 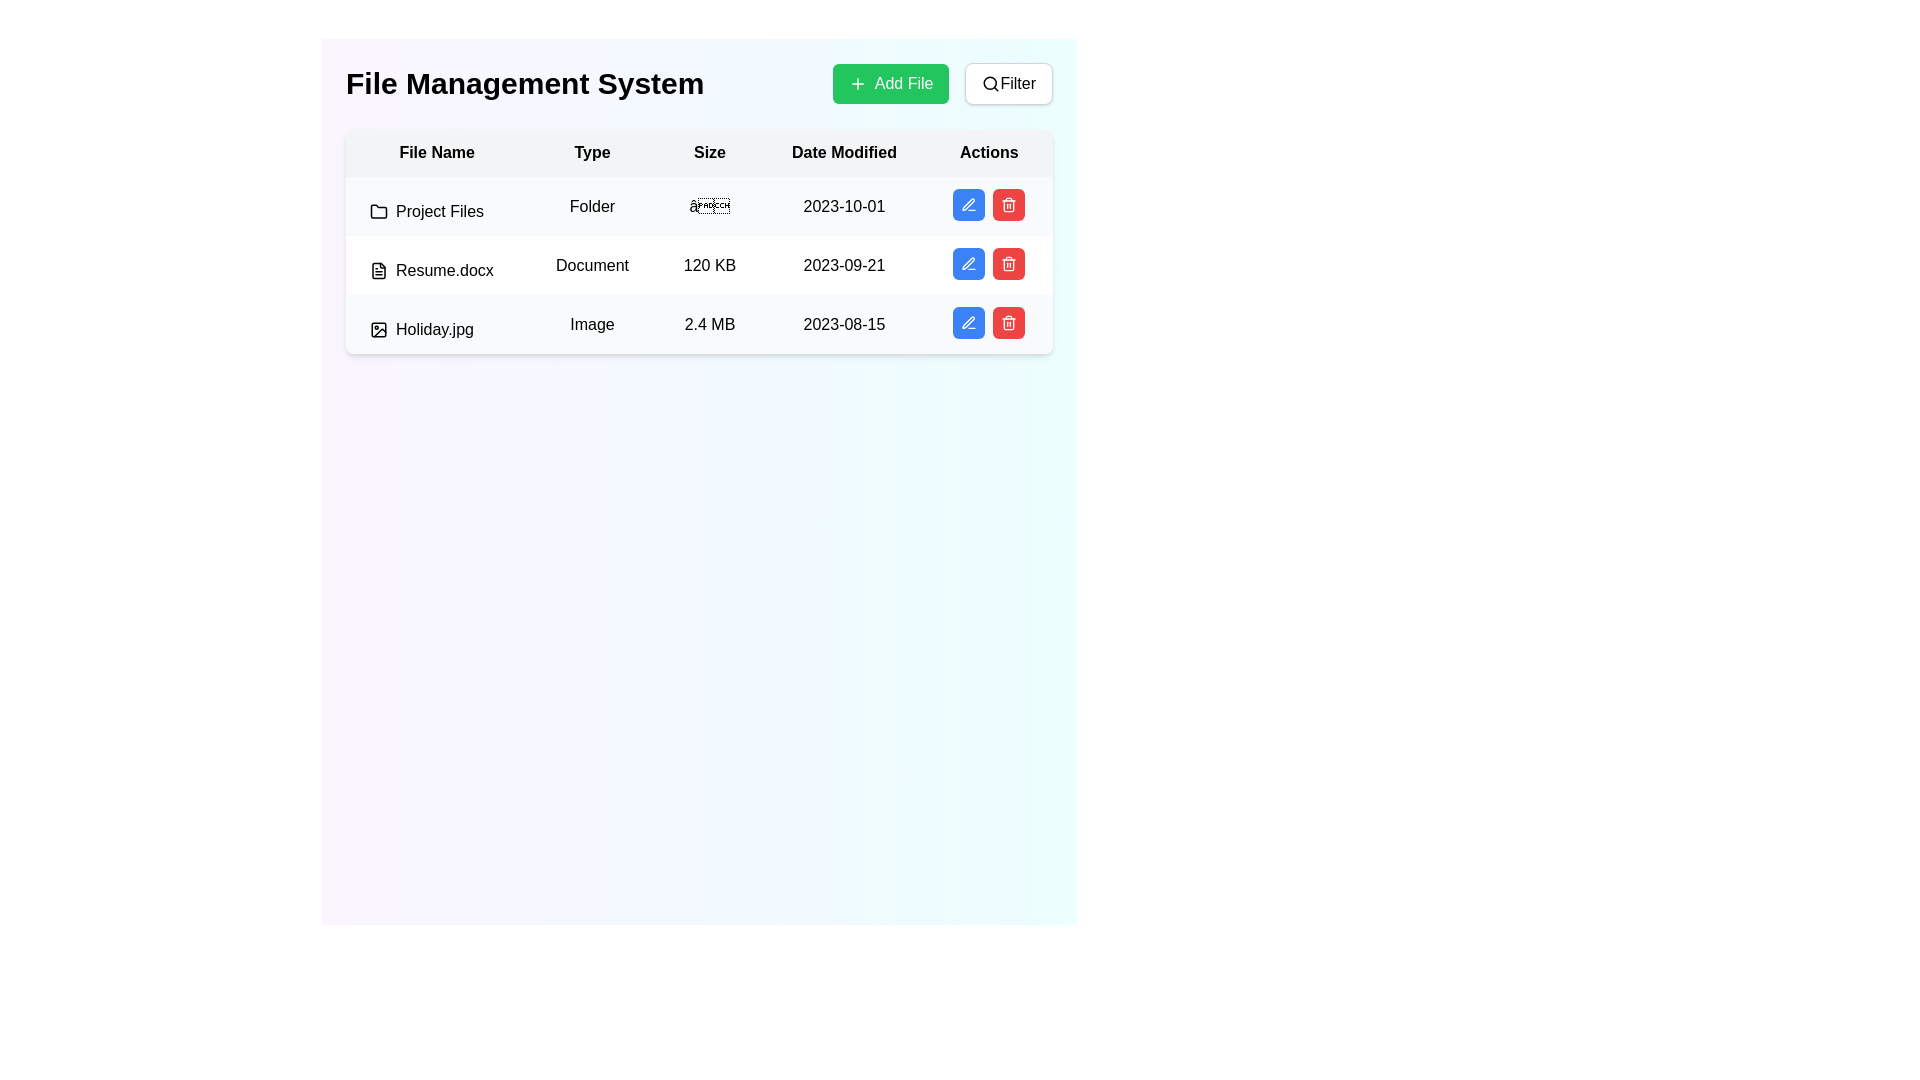 I want to click on the plus icon located at the center of the green-colored 'Add File' button in the interface's header, next to the 'Filter' button, so click(x=857, y=83).